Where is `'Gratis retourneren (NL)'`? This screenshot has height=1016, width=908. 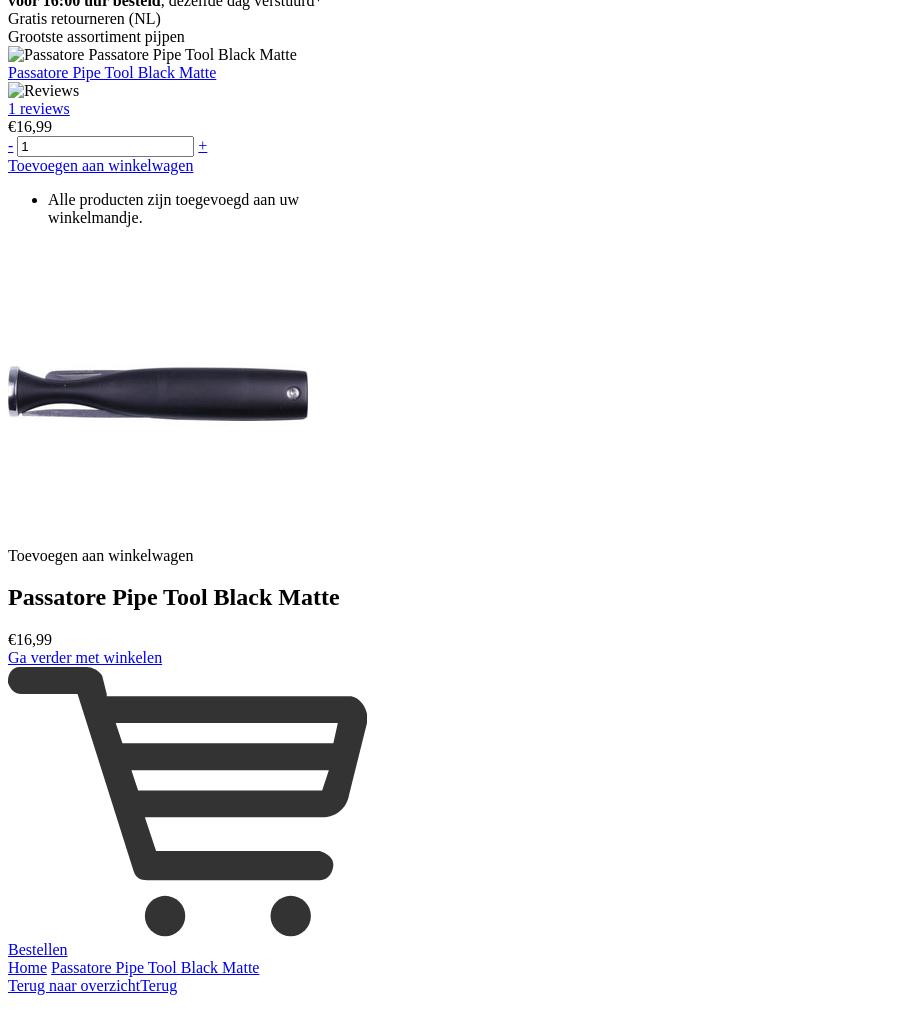 'Gratis retourneren (NL)' is located at coordinates (82, 16).